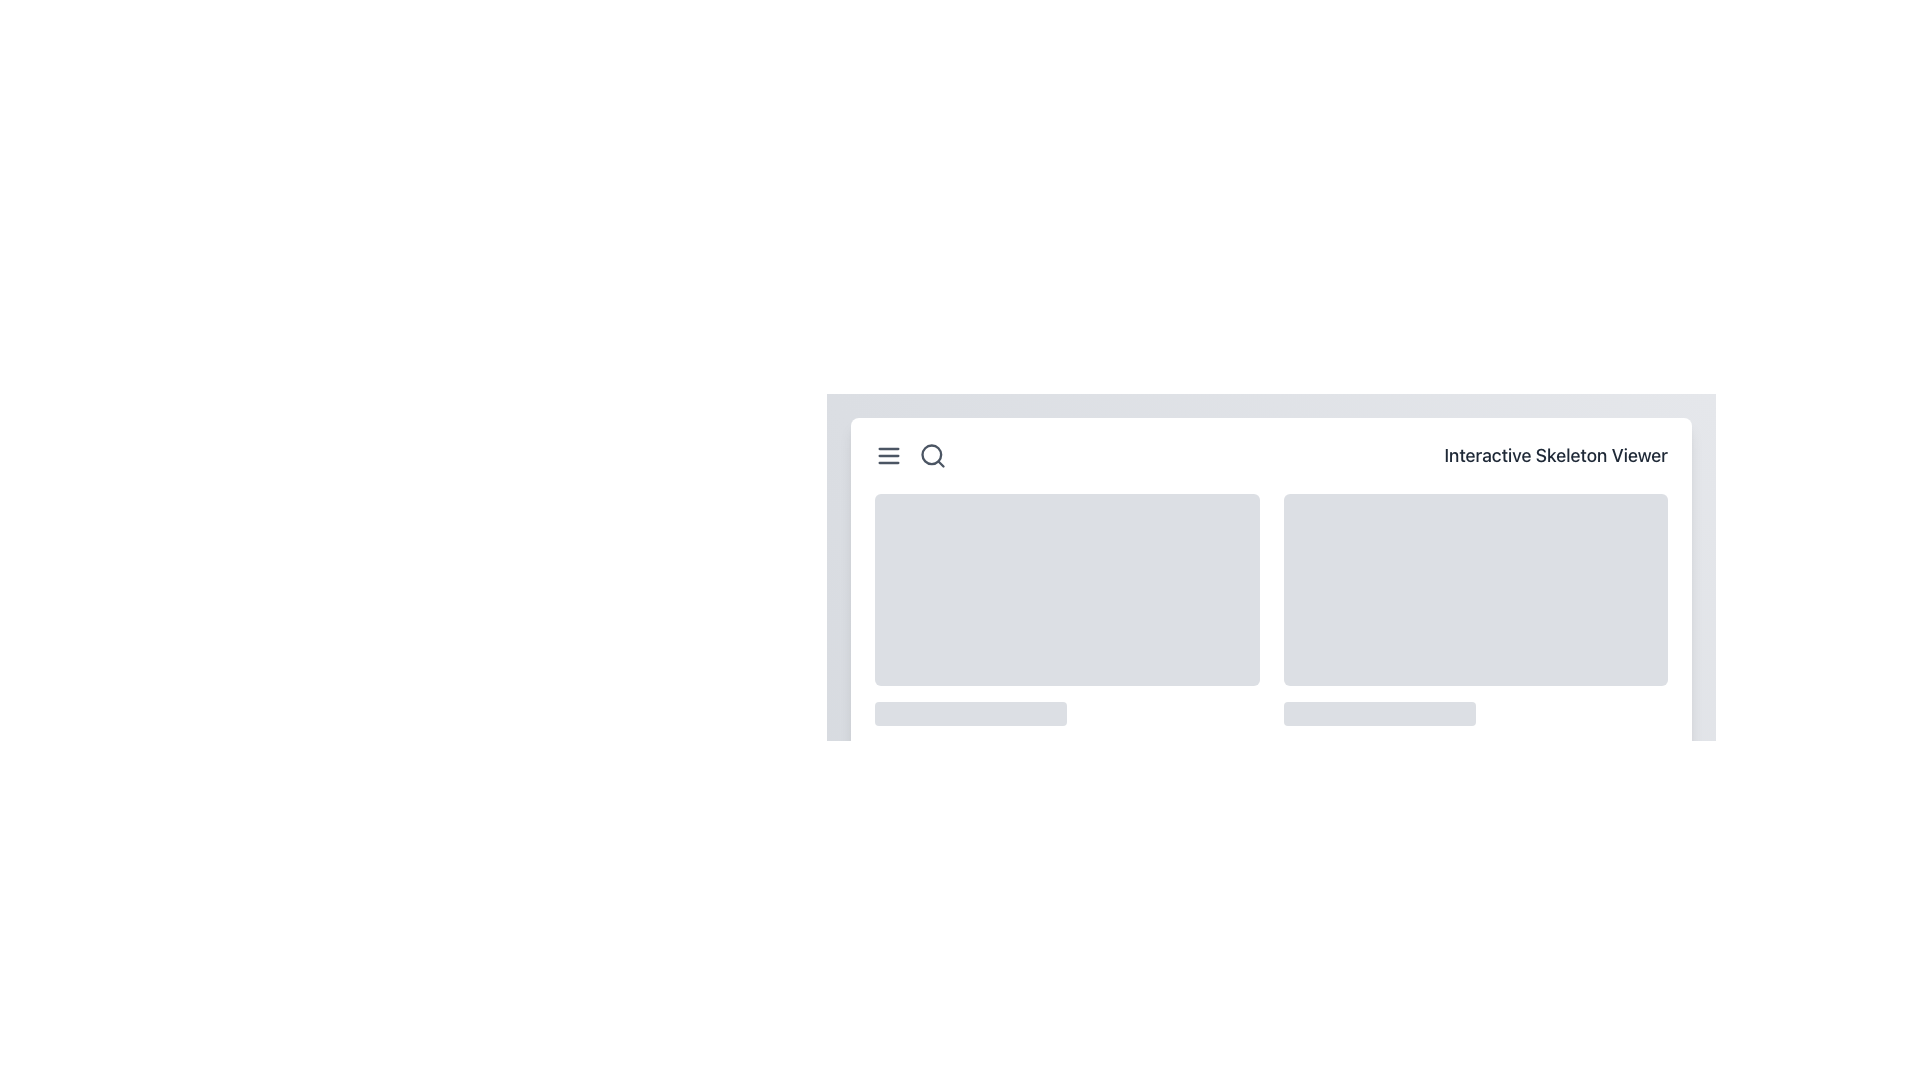  I want to click on the three-line menu icon, which is styled in gray and positioned at the top-left corner of the interface, so click(887, 455).